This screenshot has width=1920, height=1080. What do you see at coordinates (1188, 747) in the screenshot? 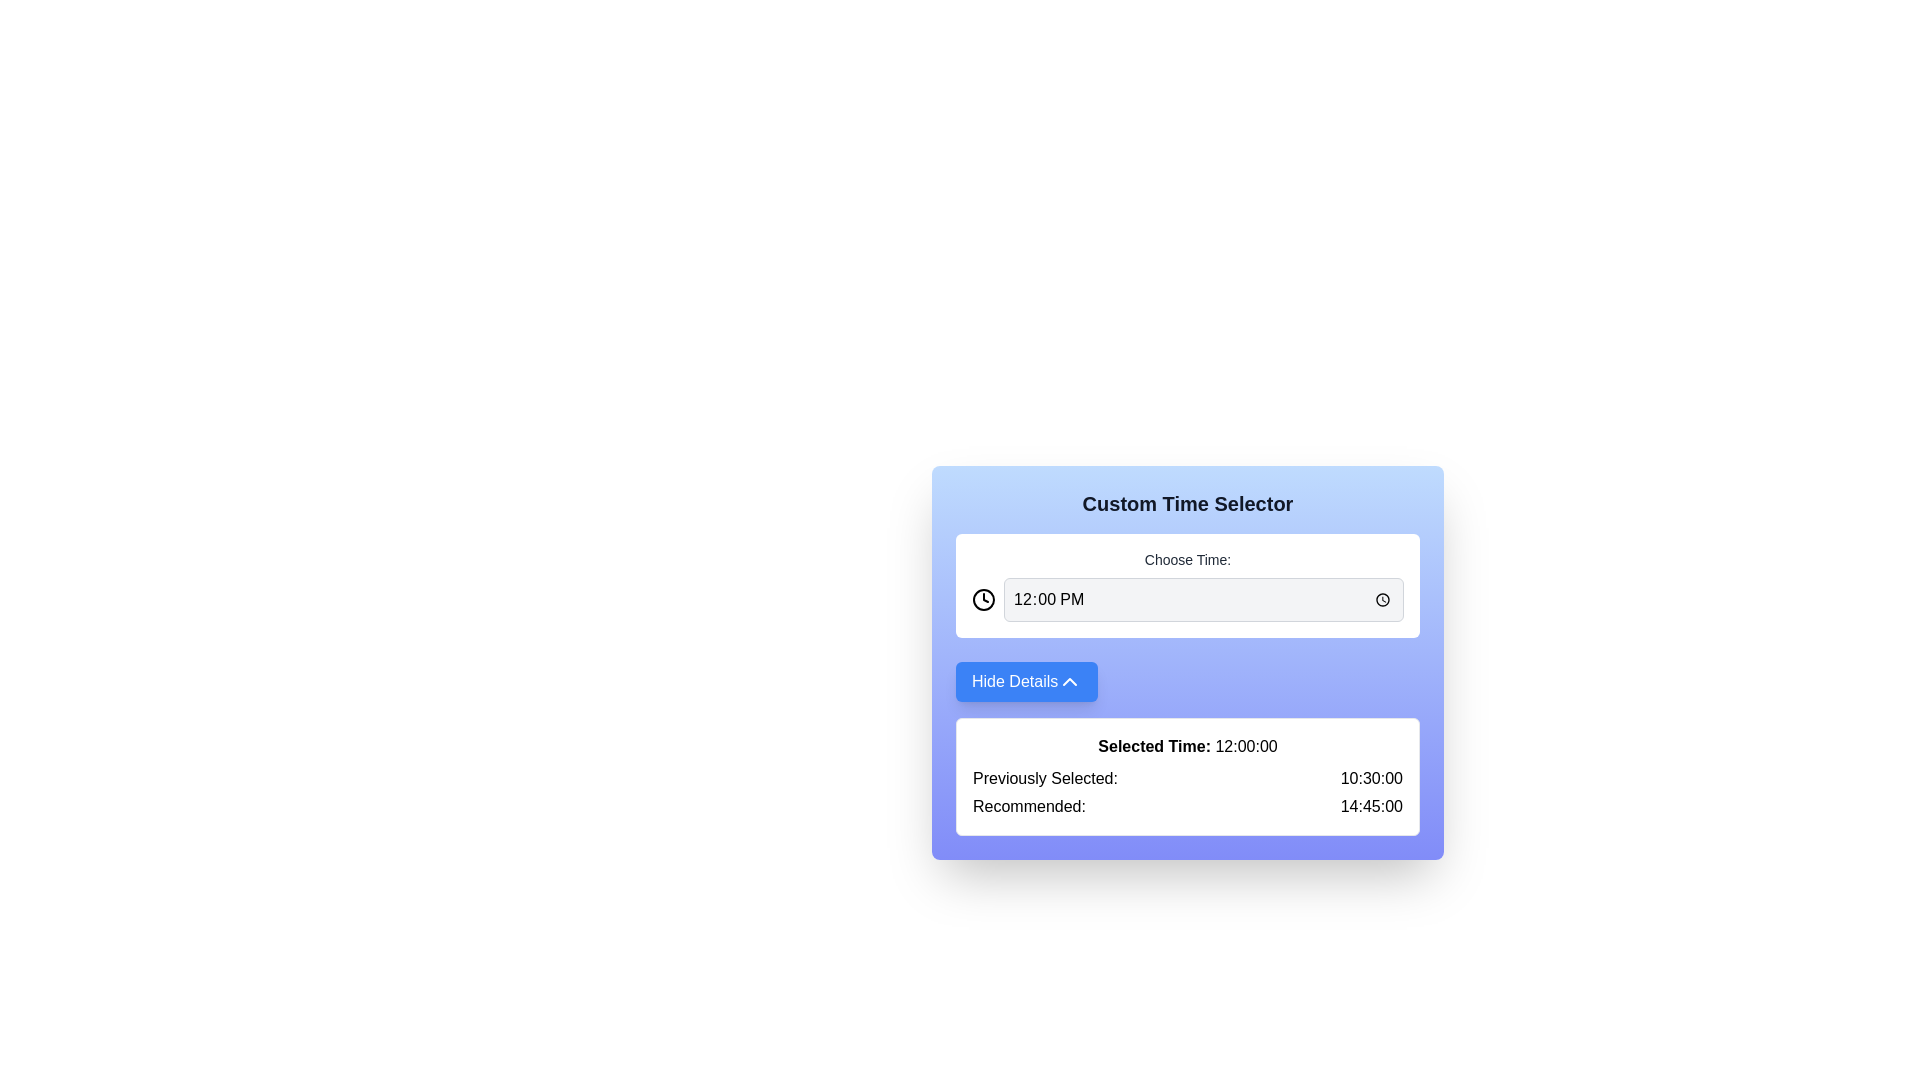
I see `the static text display that shows the currently selected time, located at the bottom of the interface above the values 'Previously Selected:' and 'Recommended:'` at bounding box center [1188, 747].